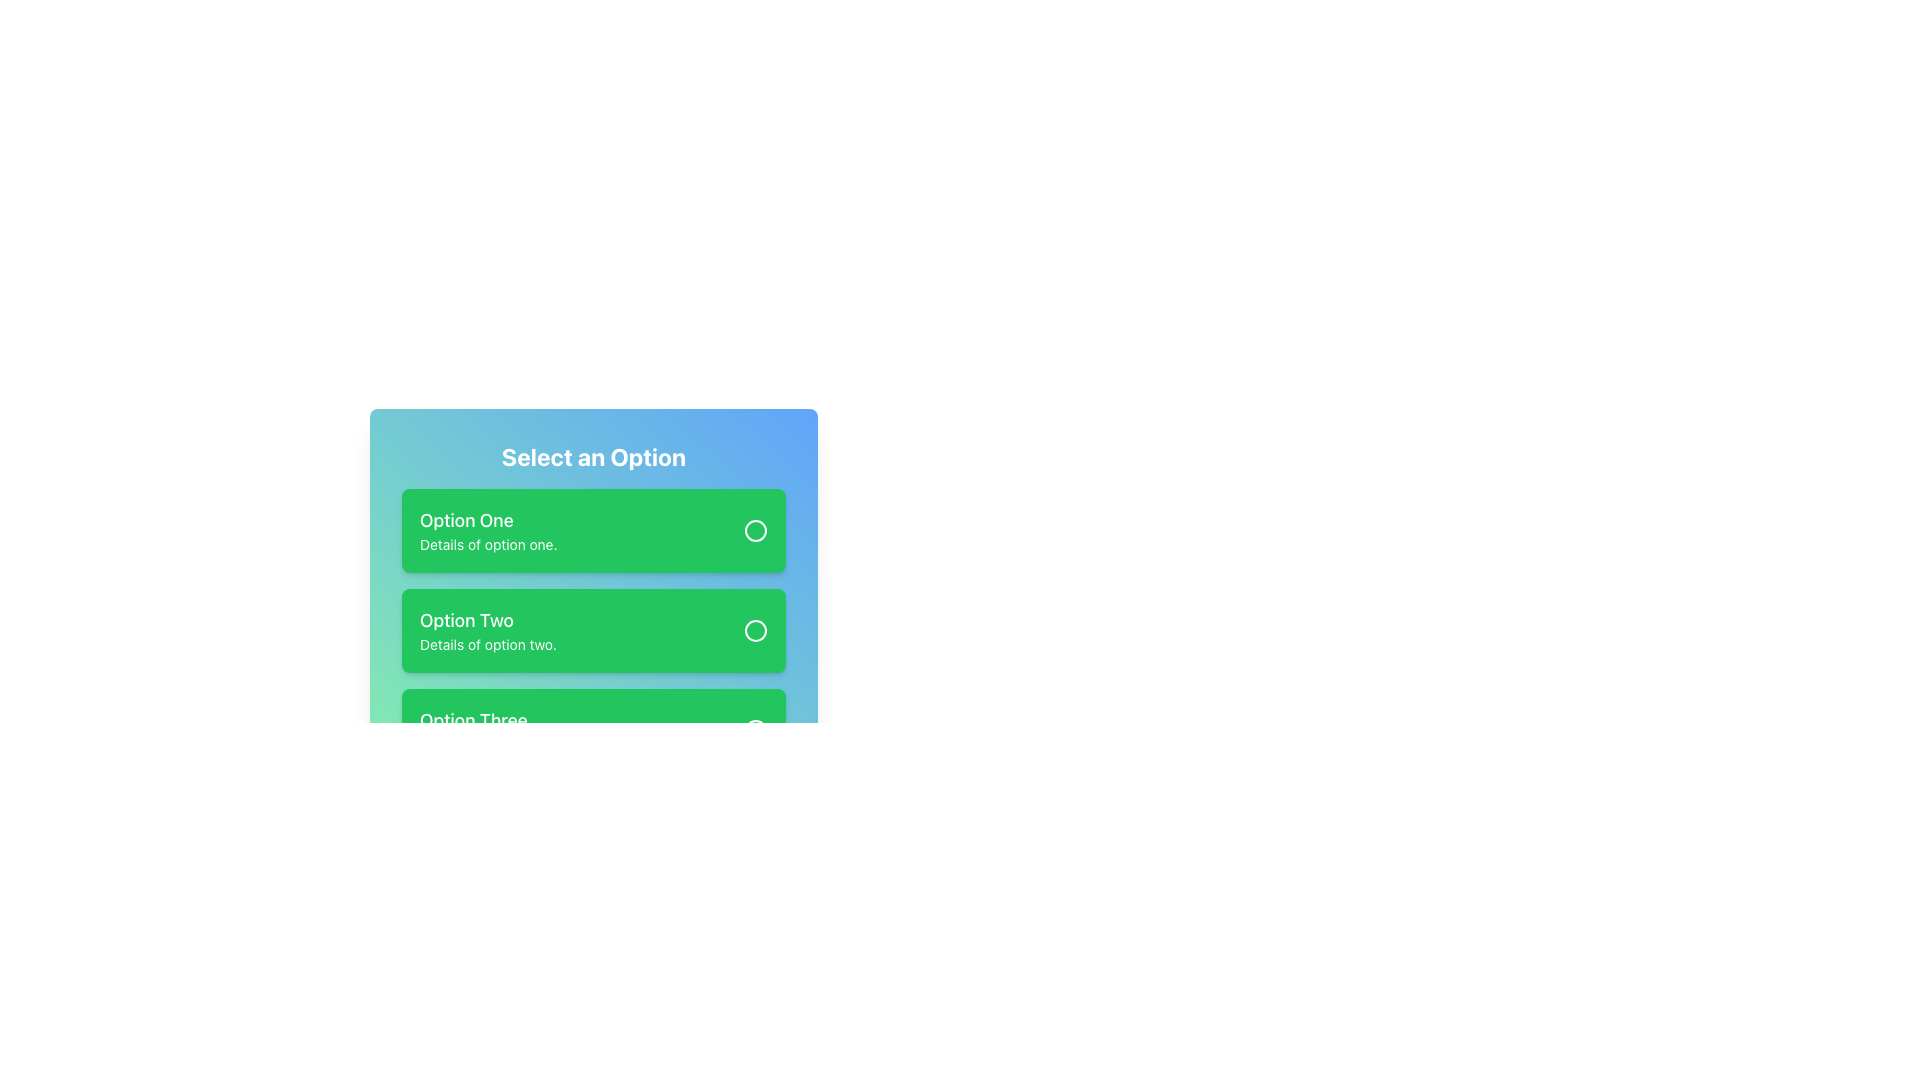  What do you see at coordinates (754, 631) in the screenshot?
I see `the radio button for 'Option Two'` at bounding box center [754, 631].